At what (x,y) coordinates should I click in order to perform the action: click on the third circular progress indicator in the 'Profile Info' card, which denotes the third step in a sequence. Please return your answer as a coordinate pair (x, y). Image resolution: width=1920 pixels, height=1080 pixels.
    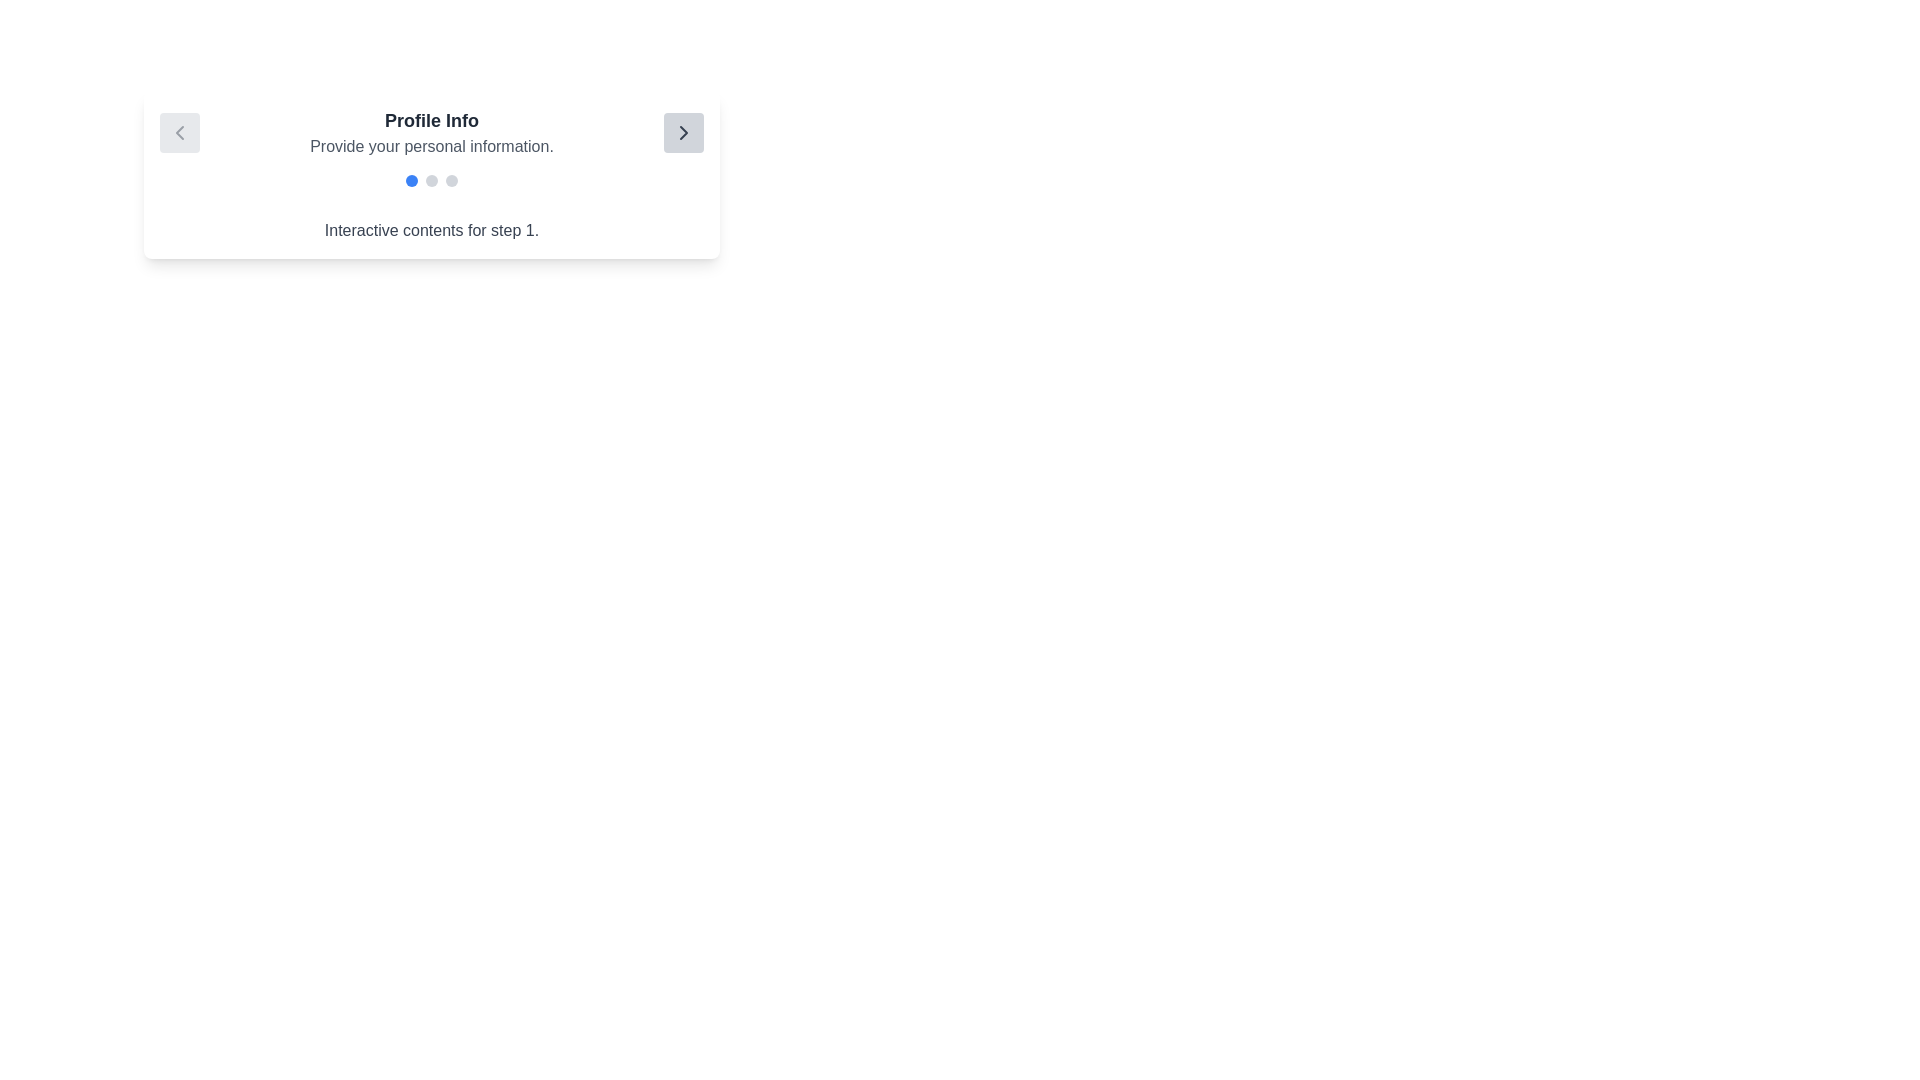
    Looking at the image, I should click on (450, 181).